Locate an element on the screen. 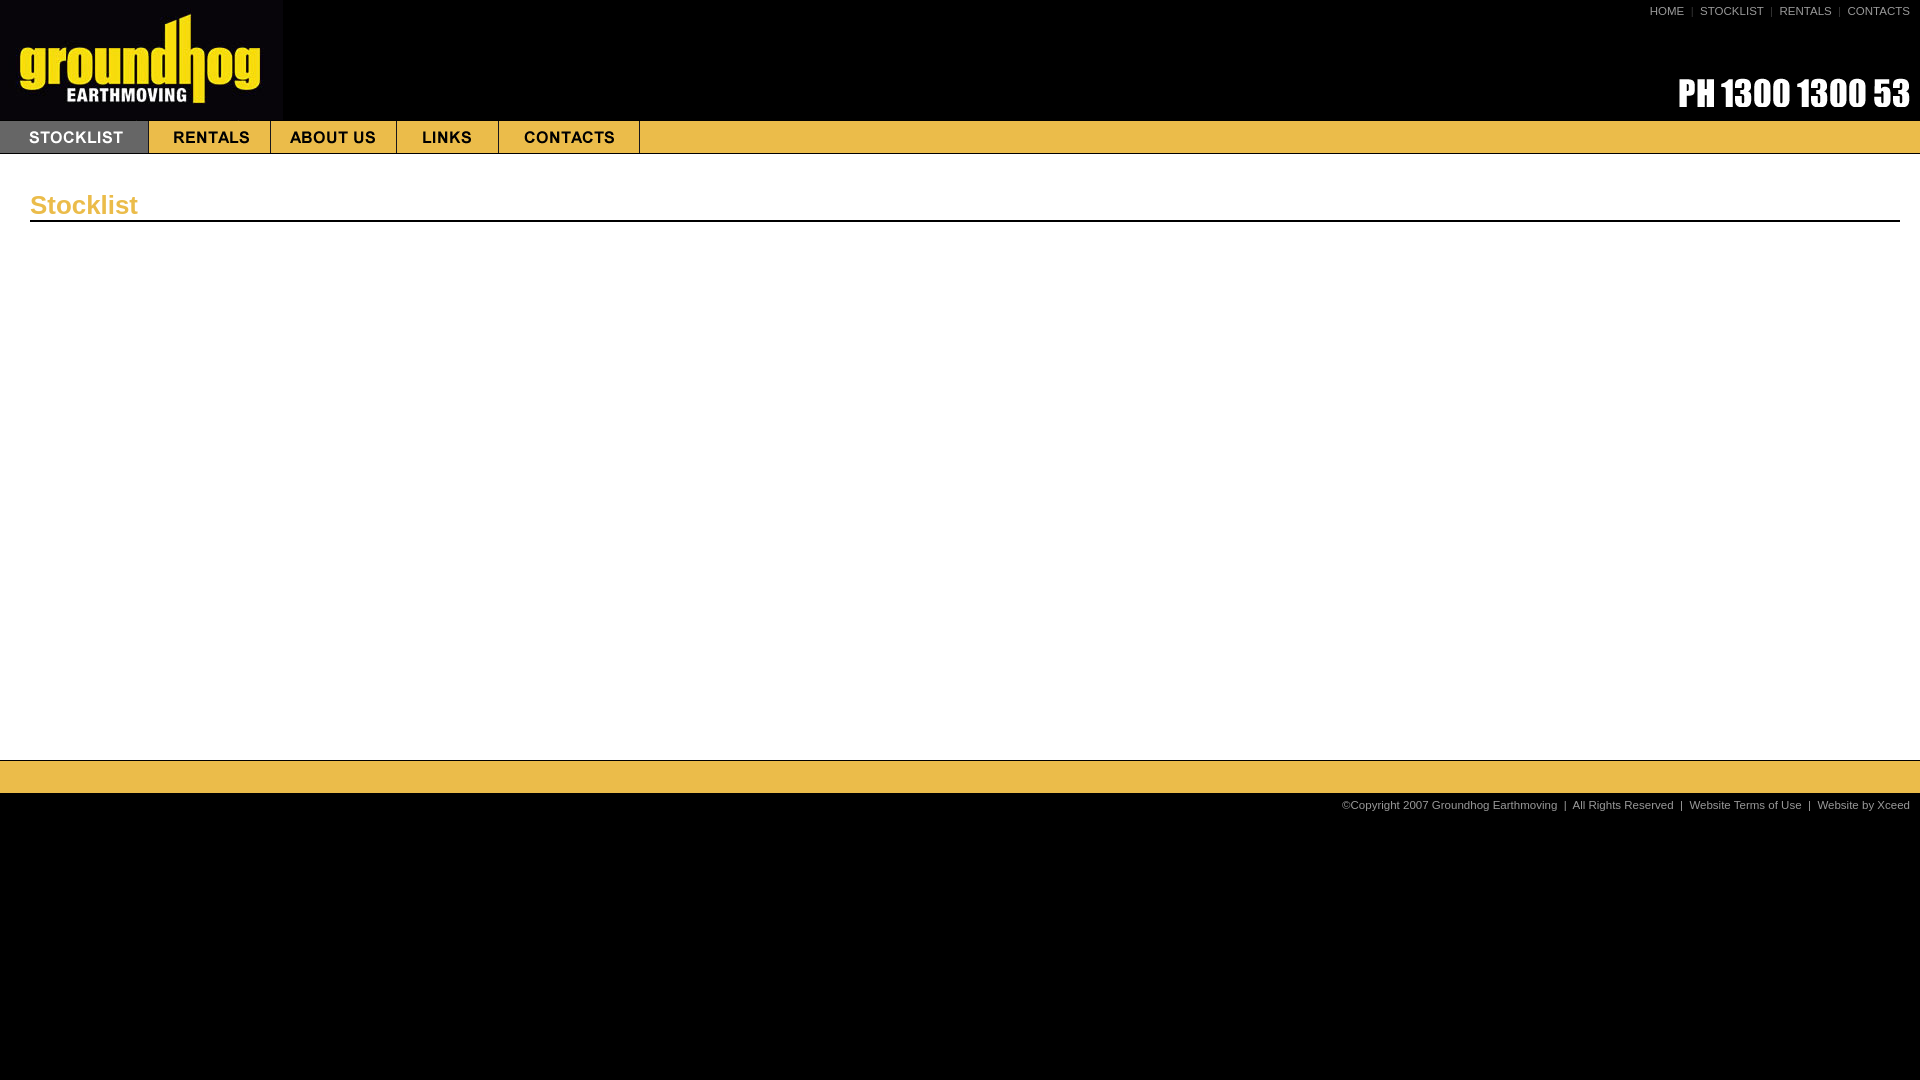 Image resolution: width=1920 pixels, height=1080 pixels. 'HOME' is located at coordinates (1667, 11).